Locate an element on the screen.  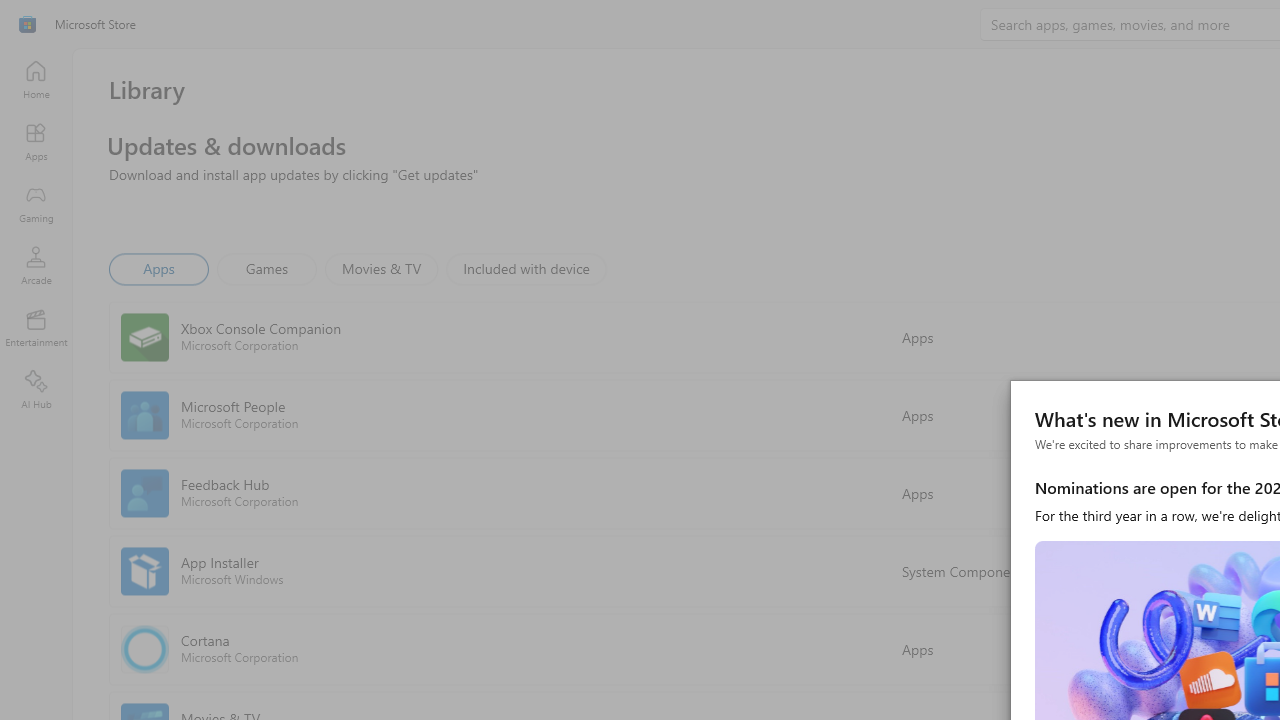
'Movies & TV' is located at coordinates (381, 267).